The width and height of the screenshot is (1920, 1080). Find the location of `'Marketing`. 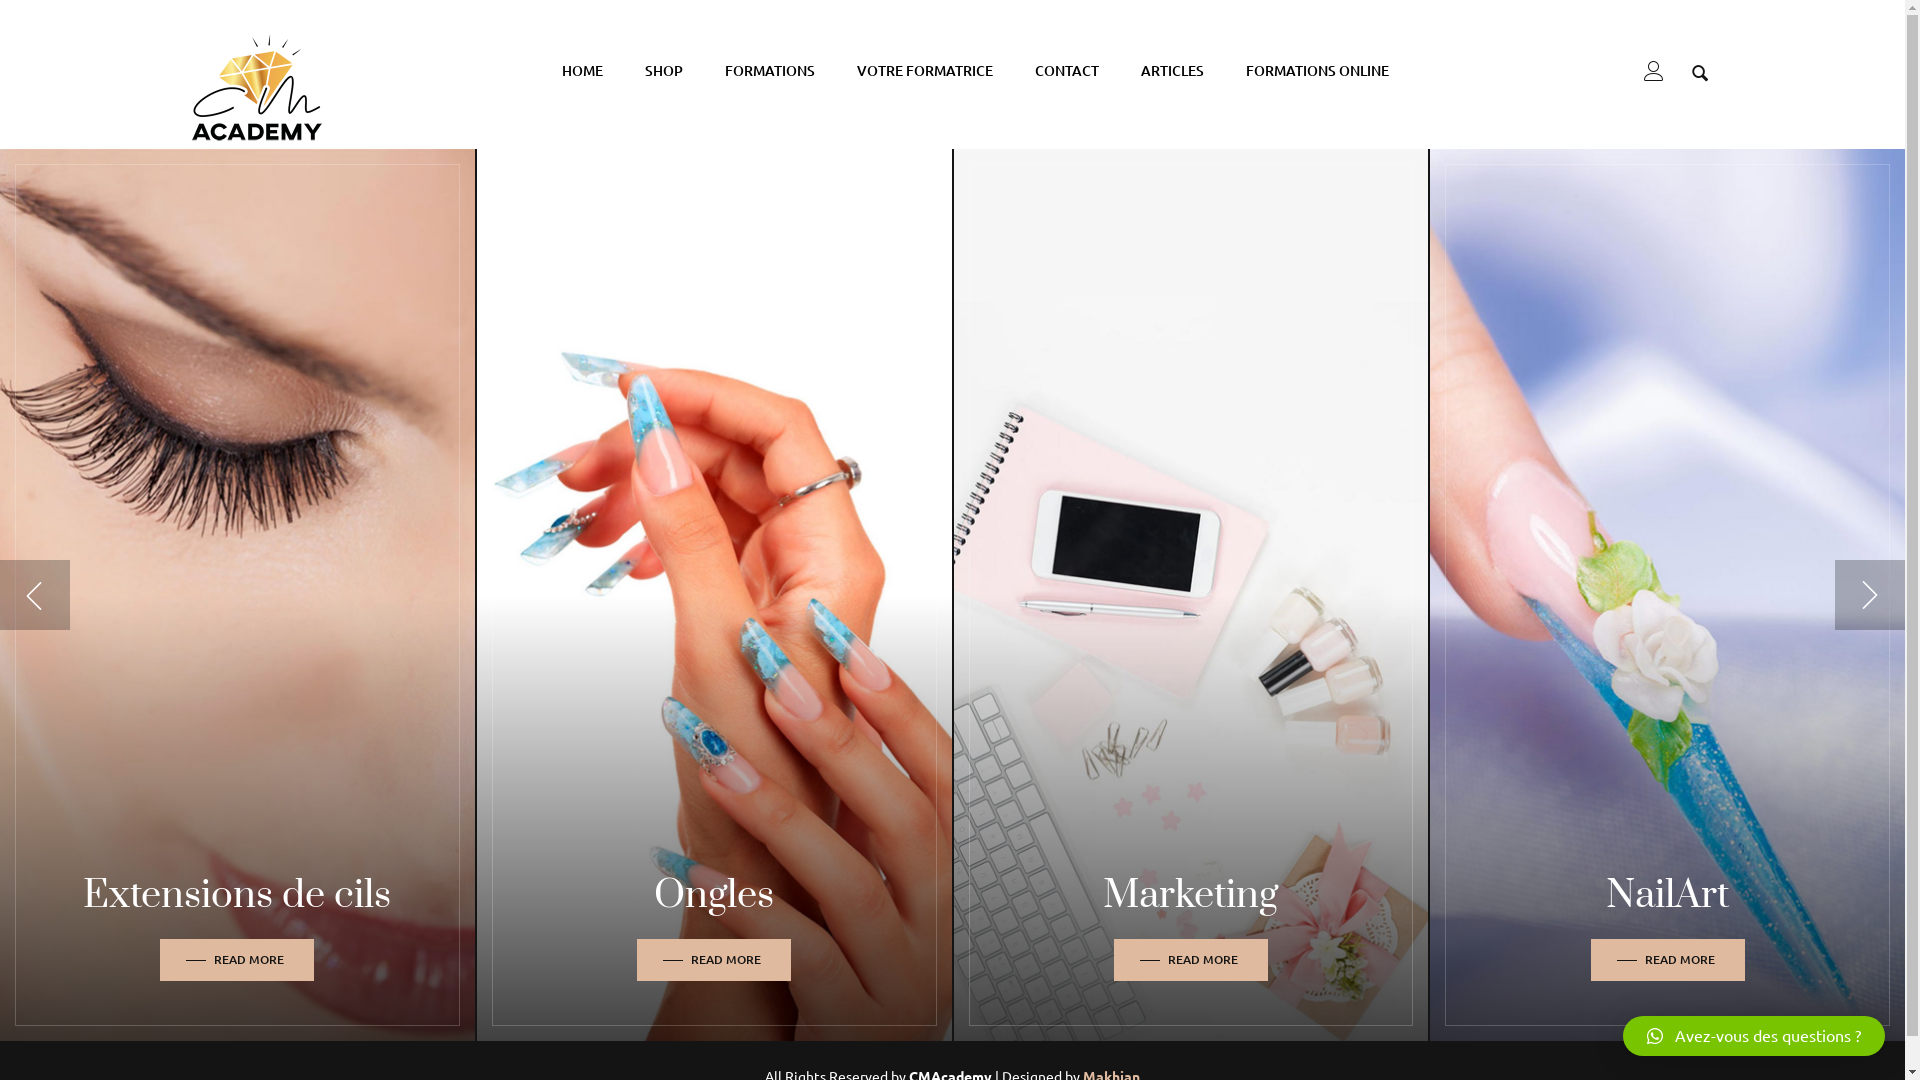

'Marketing is located at coordinates (1191, 593).